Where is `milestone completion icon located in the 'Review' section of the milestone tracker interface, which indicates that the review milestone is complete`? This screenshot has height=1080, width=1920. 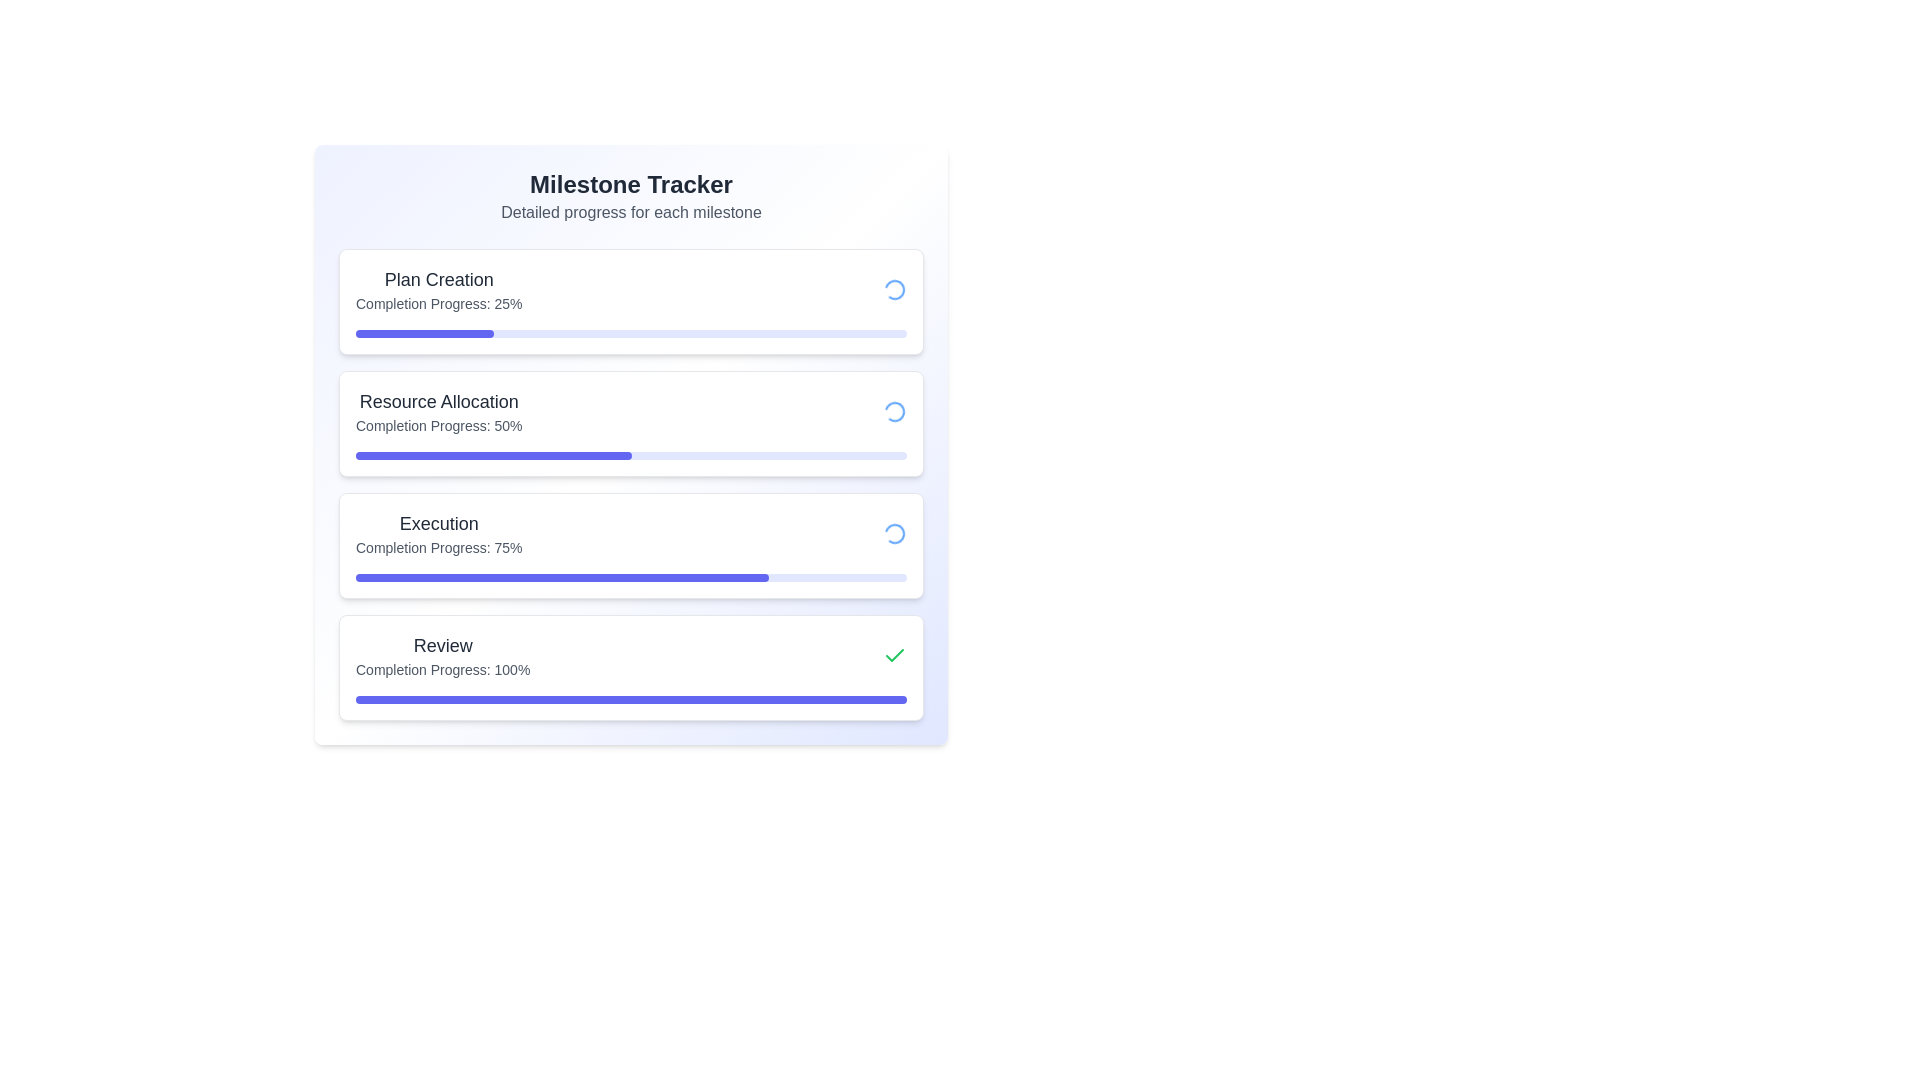 milestone completion icon located in the 'Review' section of the milestone tracker interface, which indicates that the review milestone is complete is located at coordinates (893, 655).